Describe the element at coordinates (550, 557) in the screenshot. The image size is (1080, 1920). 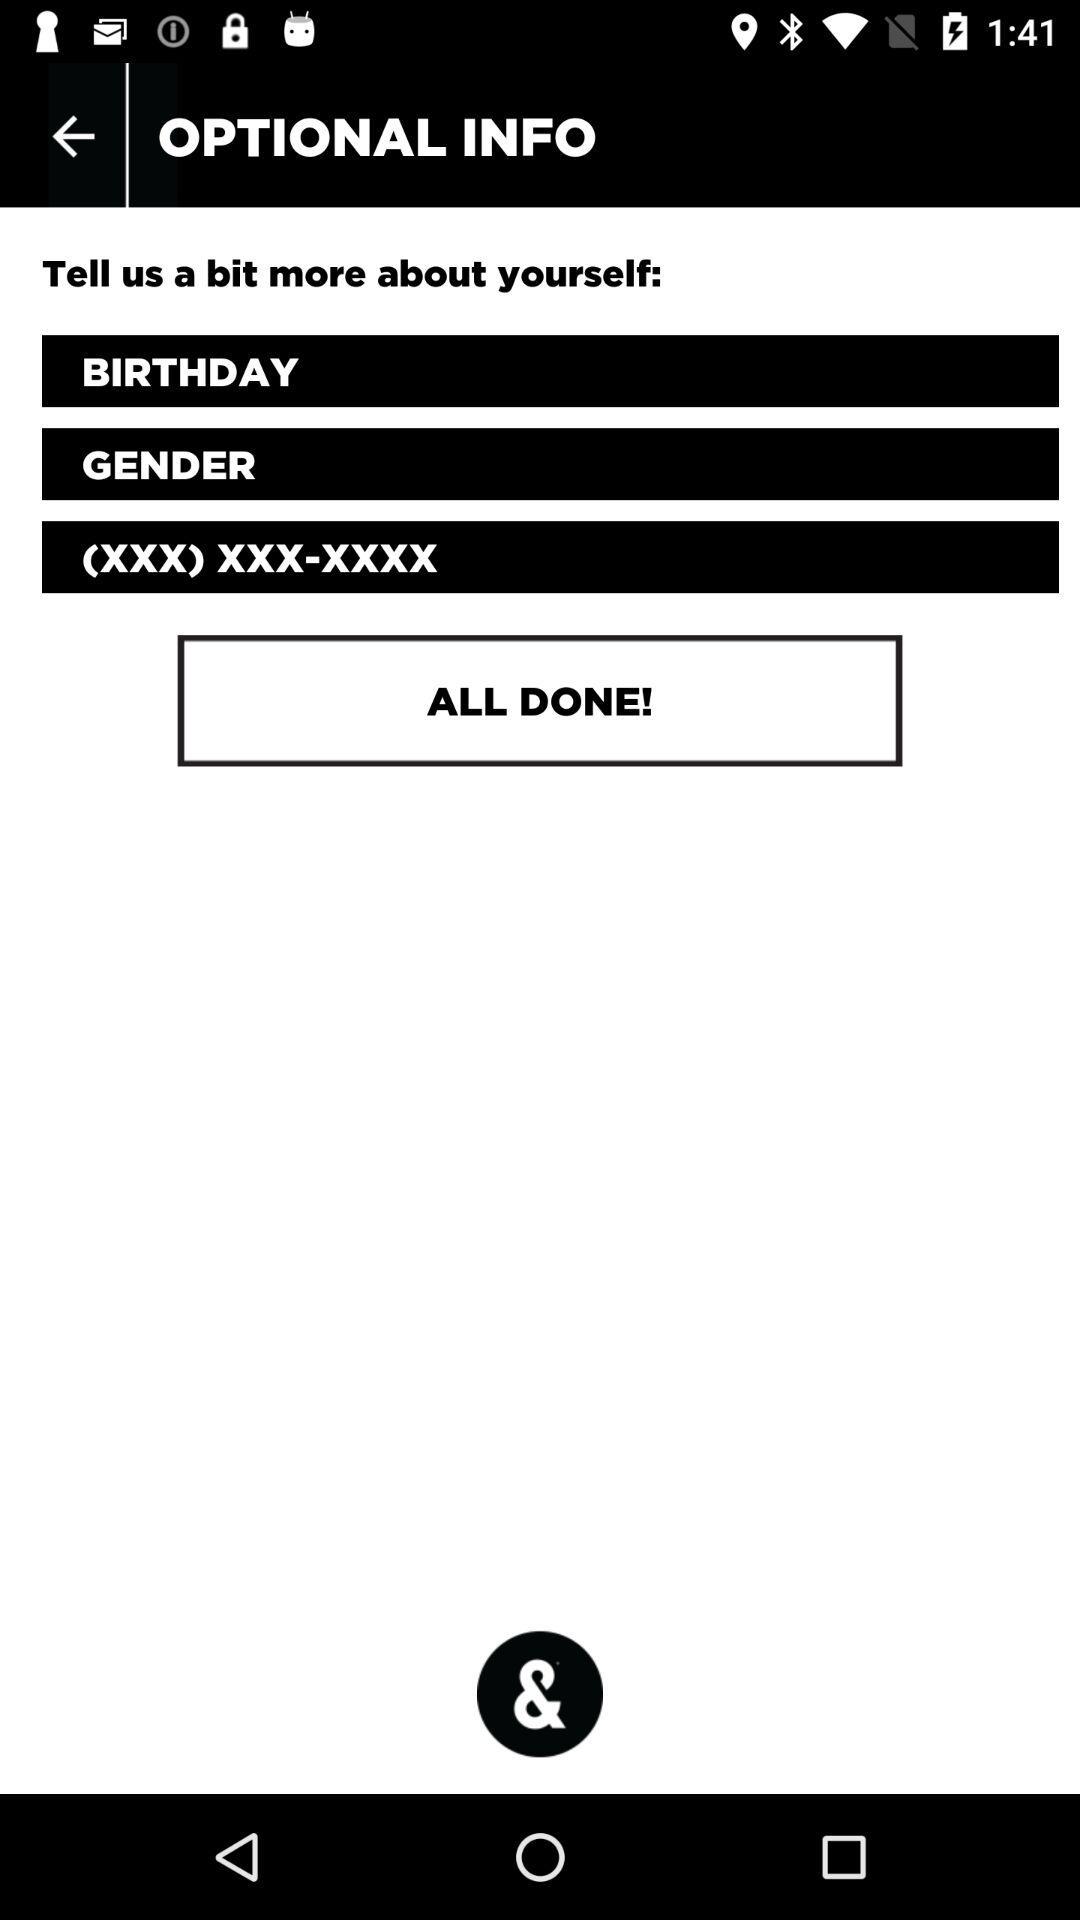
I see `phone number` at that location.